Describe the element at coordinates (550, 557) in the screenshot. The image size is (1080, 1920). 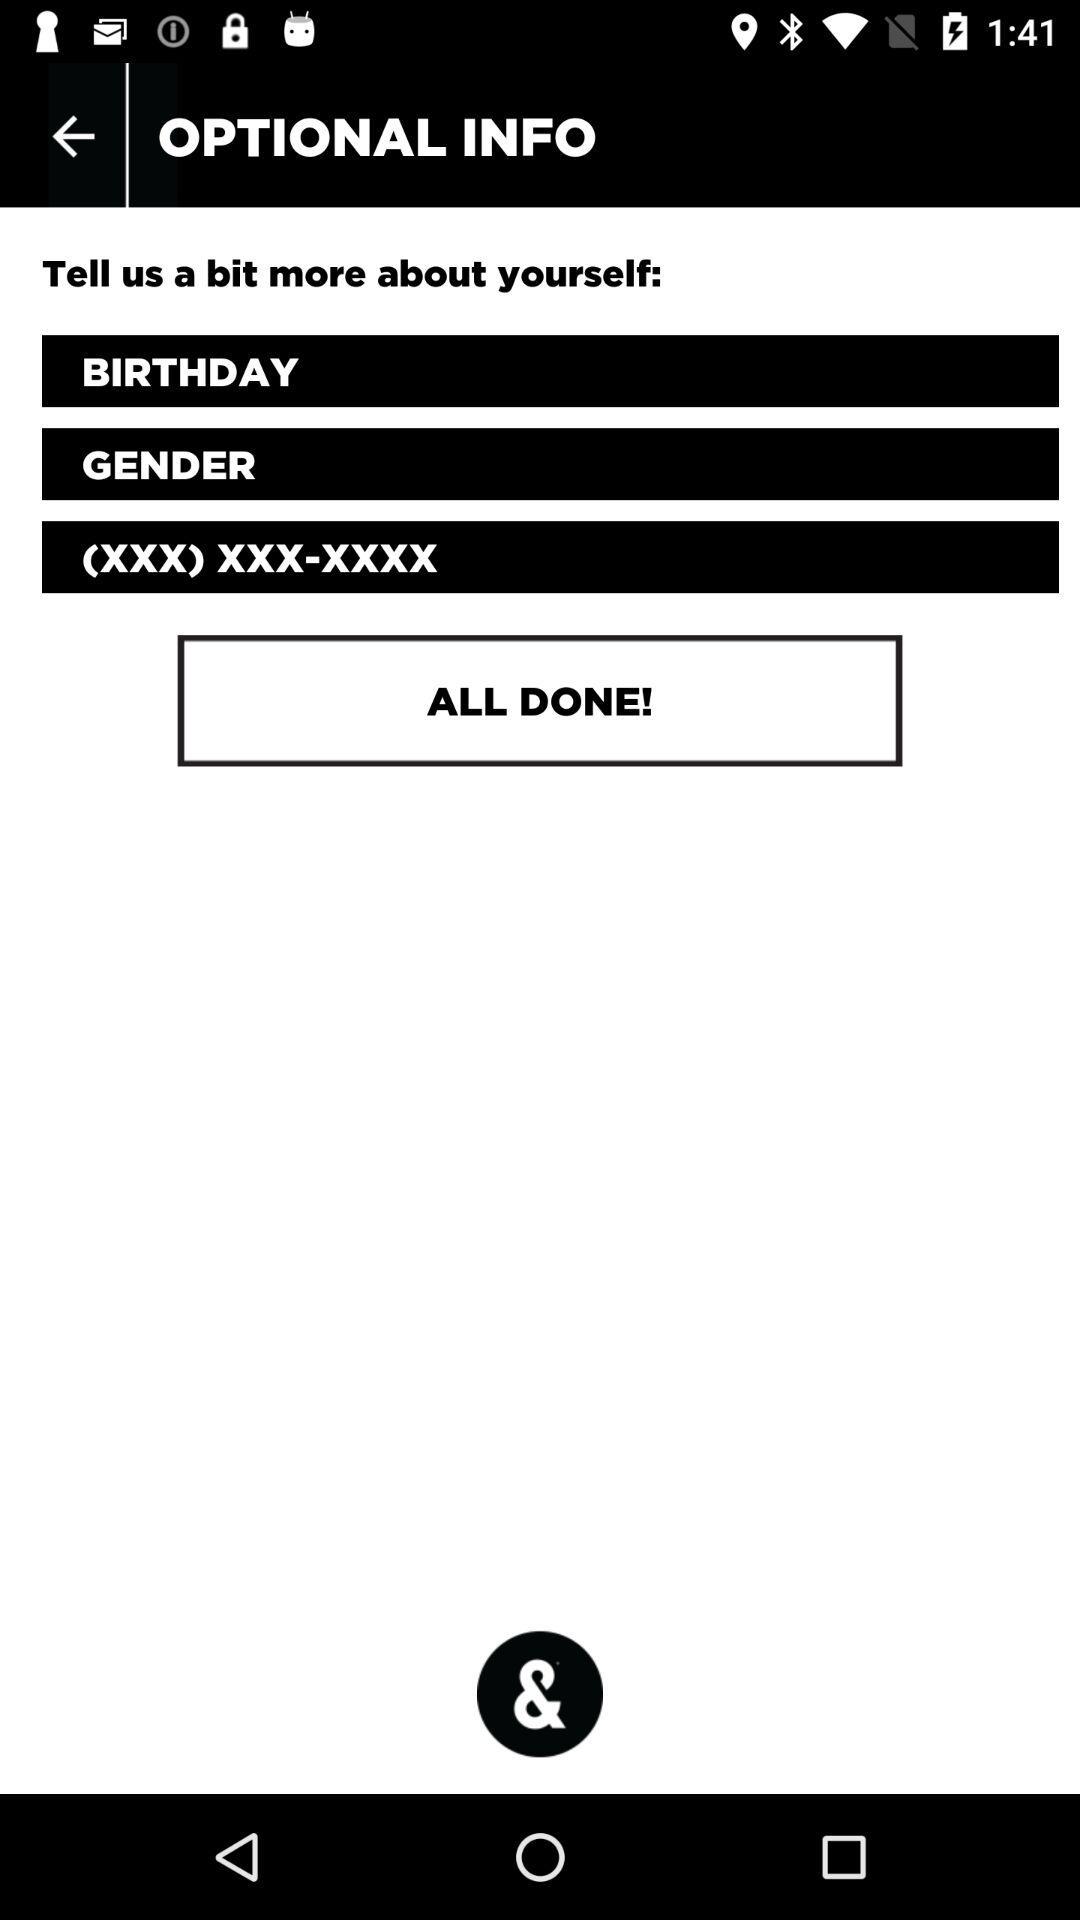
I see `phone number` at that location.